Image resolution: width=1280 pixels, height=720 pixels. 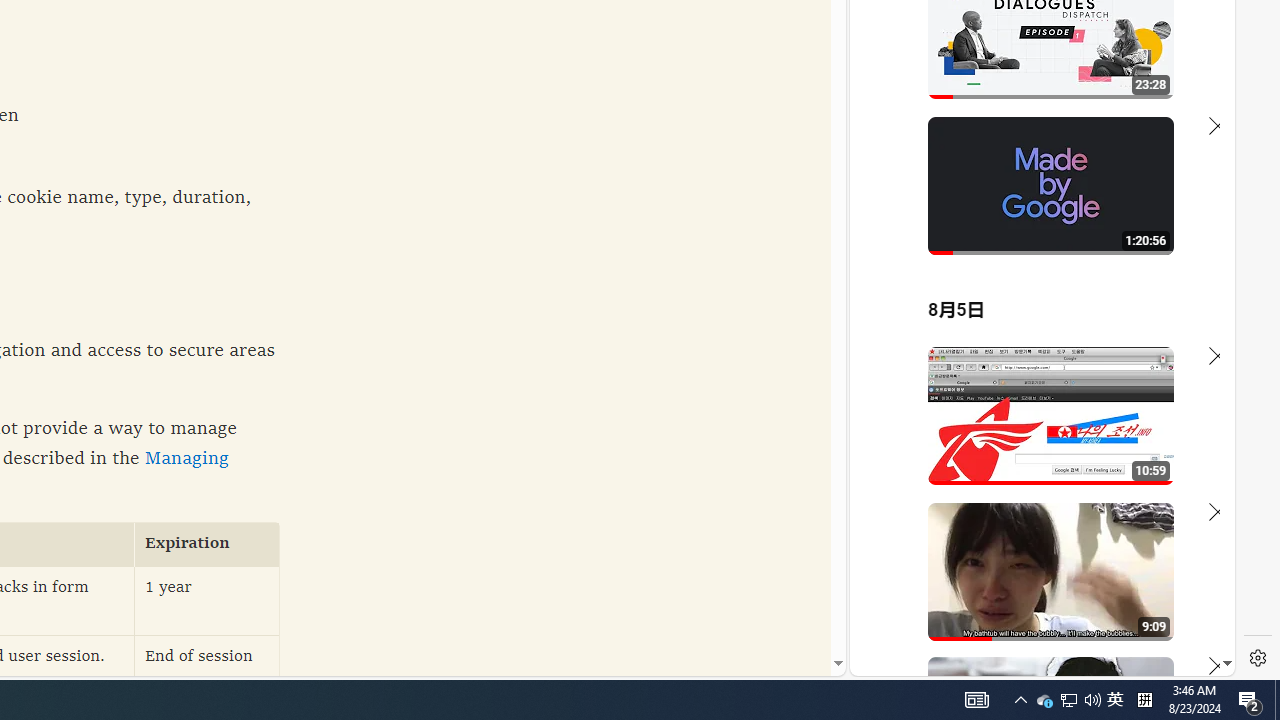 What do you see at coordinates (1034, 608) in the screenshot?
I see `'you'` at bounding box center [1034, 608].